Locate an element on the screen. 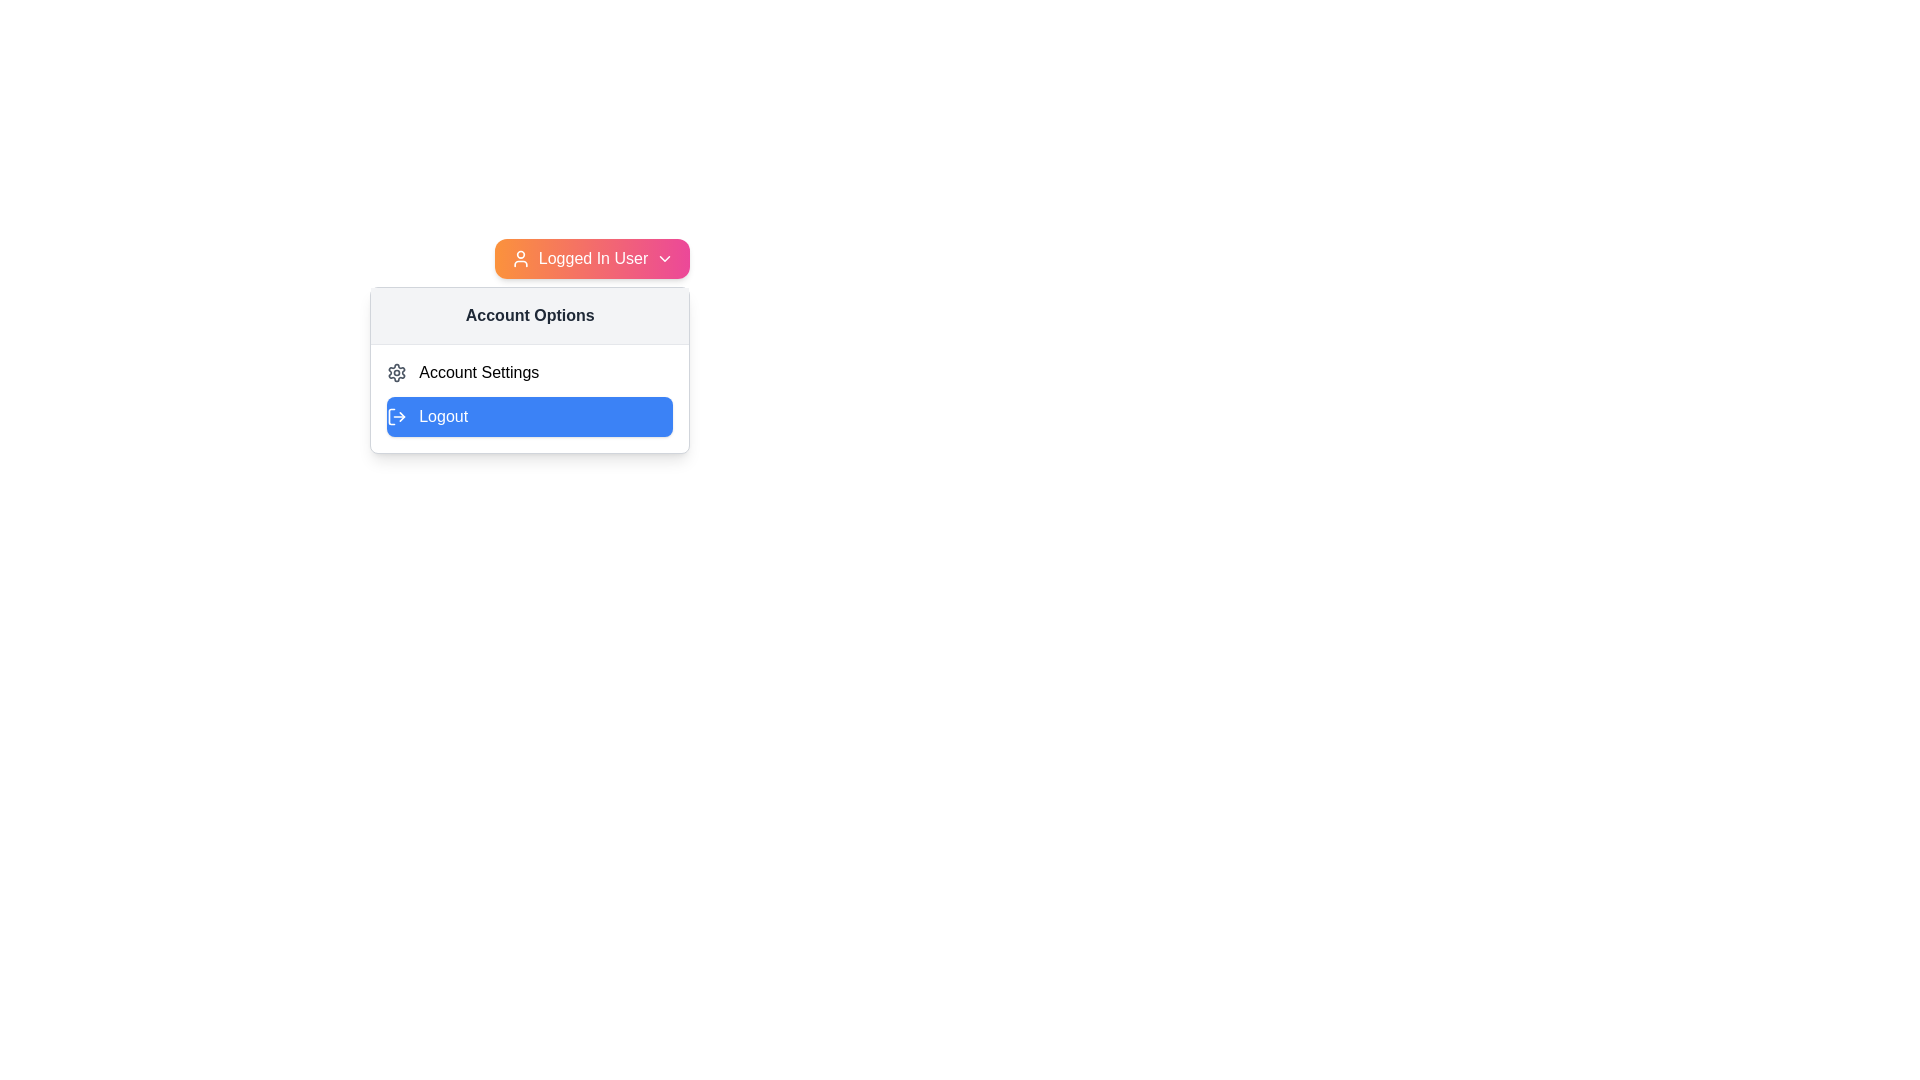 This screenshot has height=1080, width=1920. the settings icon located to the left of the 'Account Settings' text, which visually represents the configuration feature for the account settings section is located at coordinates (397, 373).